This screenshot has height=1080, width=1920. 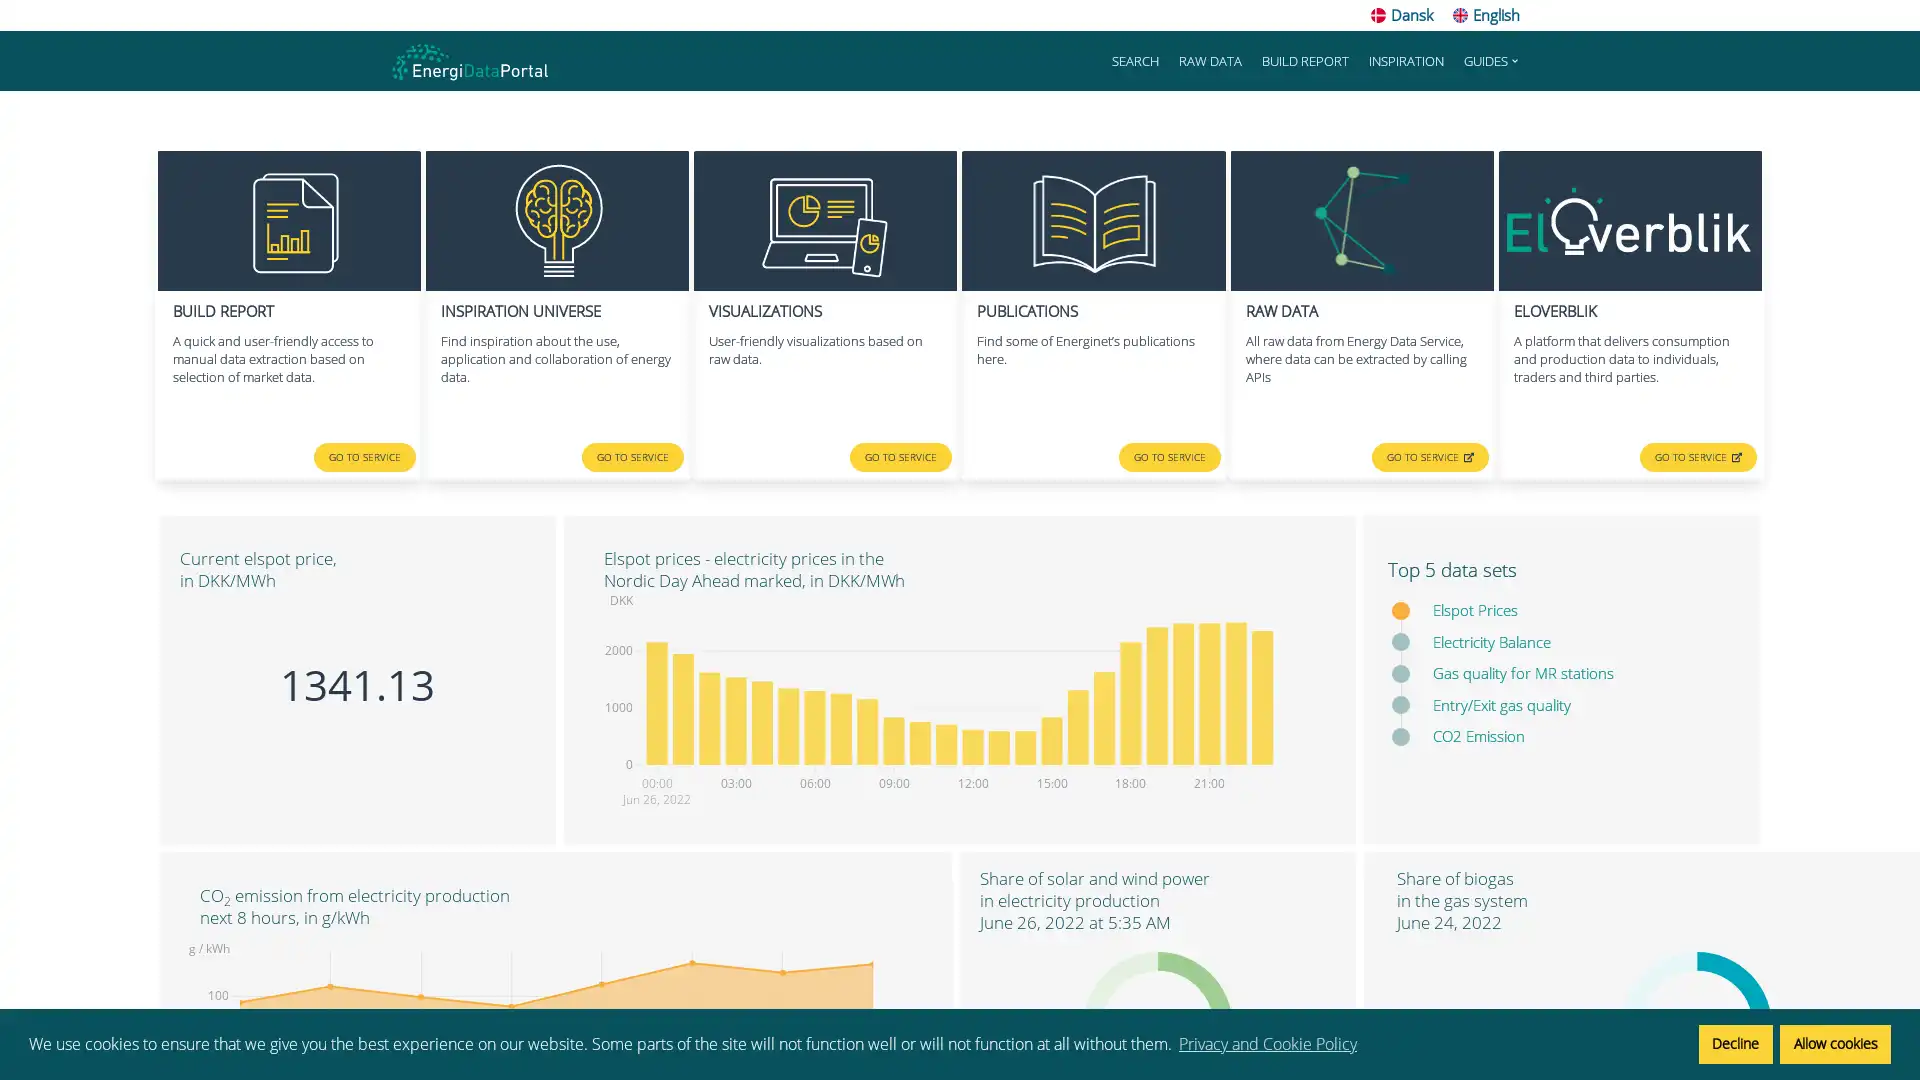 What do you see at coordinates (1835, 1043) in the screenshot?
I see `allow cookies` at bounding box center [1835, 1043].